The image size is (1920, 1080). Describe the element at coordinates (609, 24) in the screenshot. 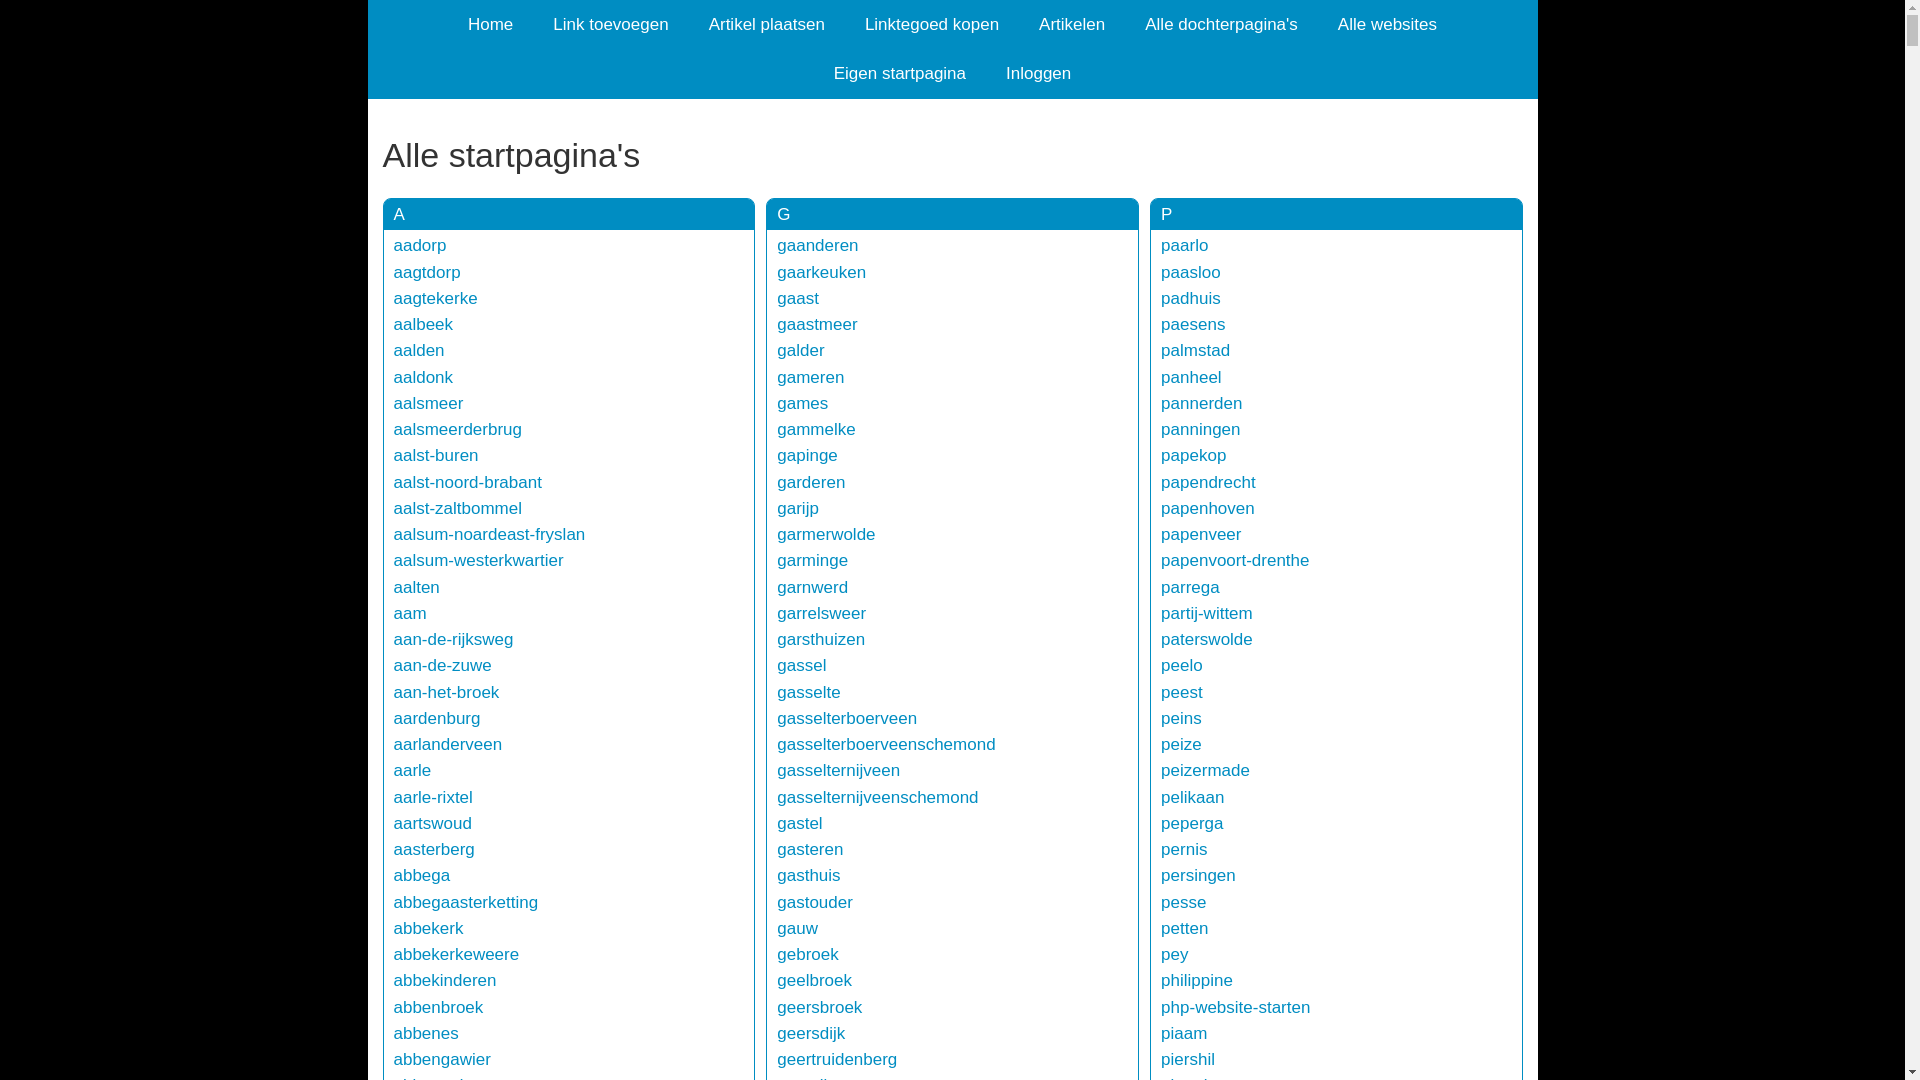

I see `'Link toevoegen'` at that location.